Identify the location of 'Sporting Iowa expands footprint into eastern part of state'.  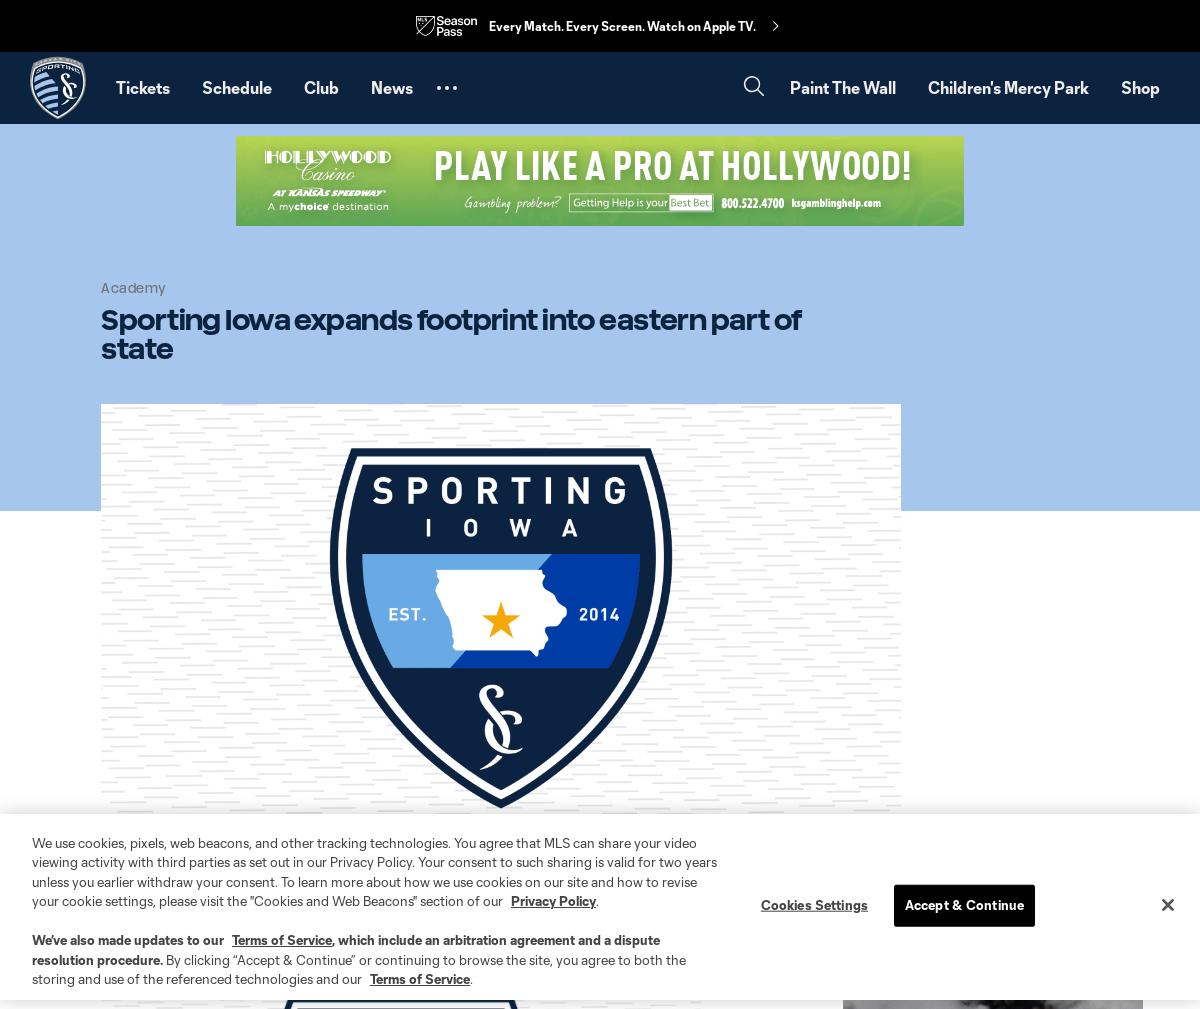
(450, 332).